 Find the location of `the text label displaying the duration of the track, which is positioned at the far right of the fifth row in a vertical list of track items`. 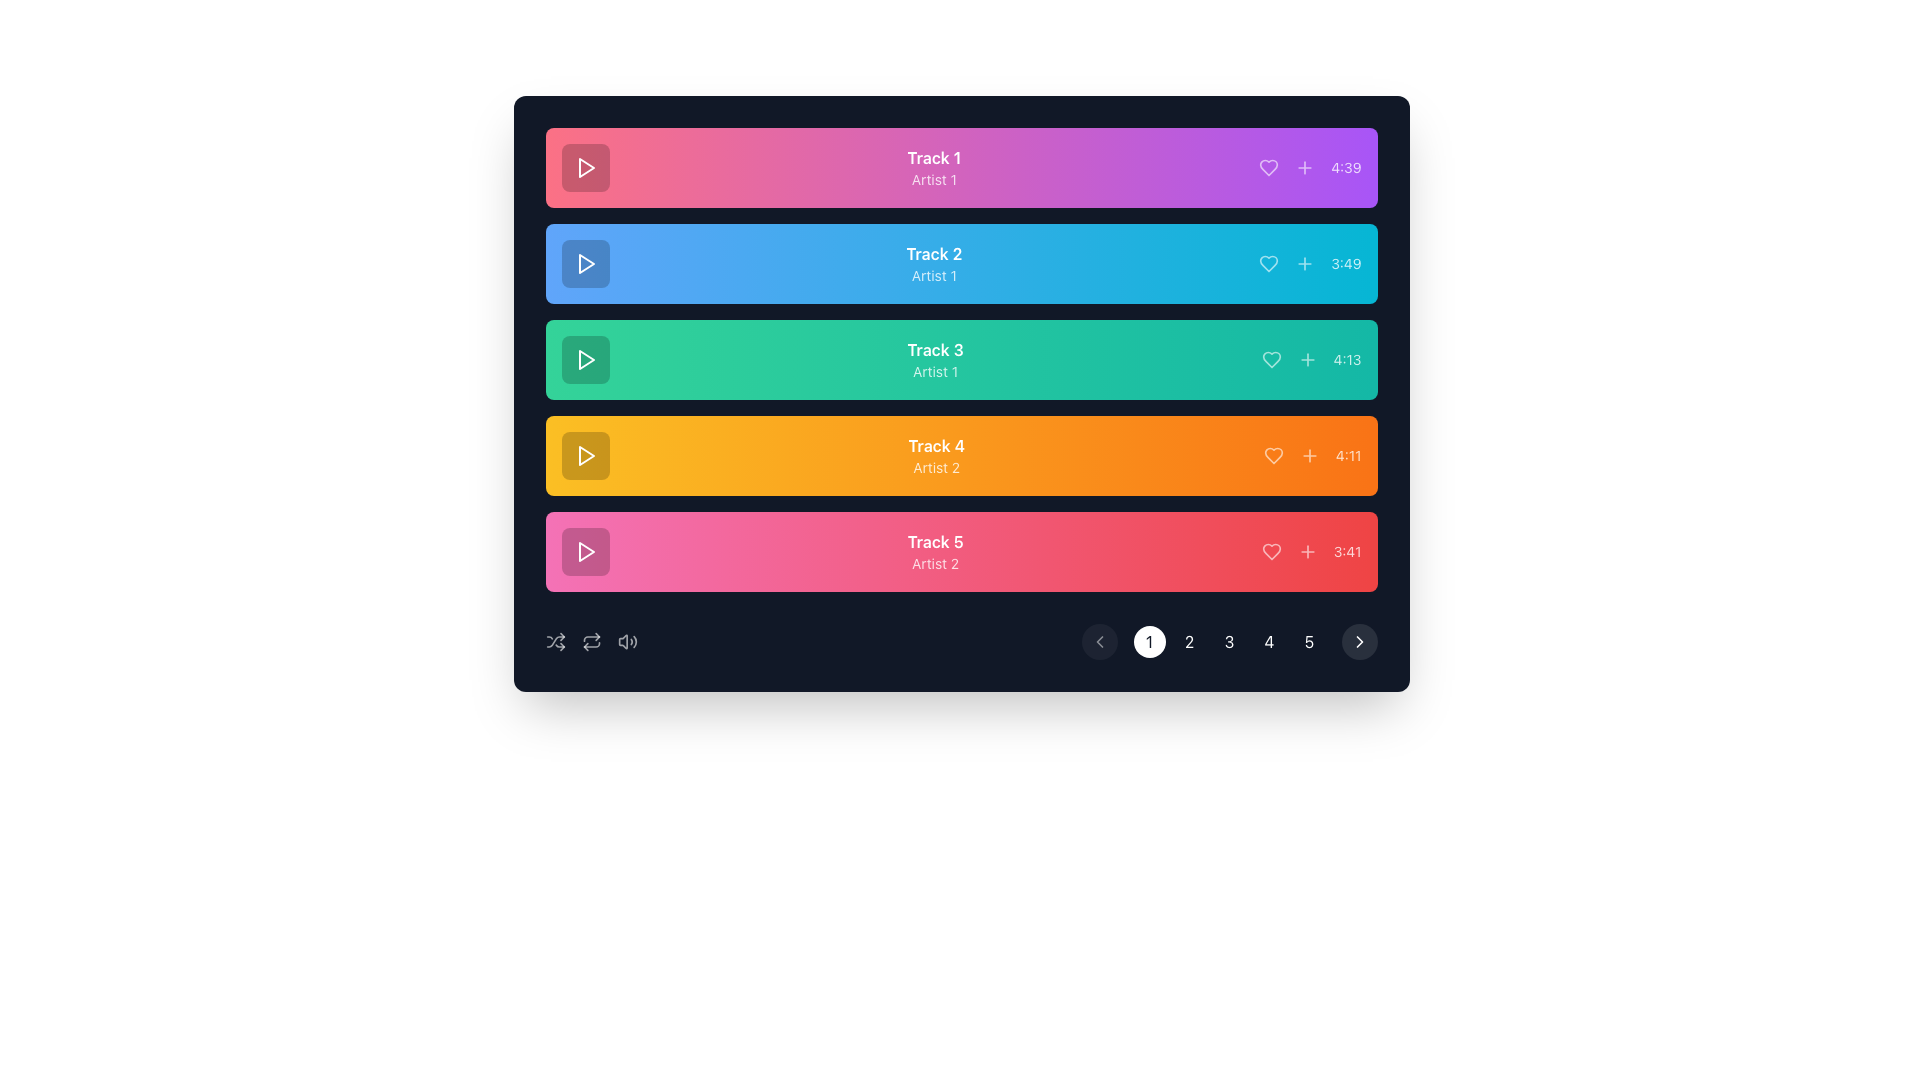

the text label displaying the duration of the track, which is positioned at the far right of the fifth row in a vertical list of track items is located at coordinates (1347, 551).